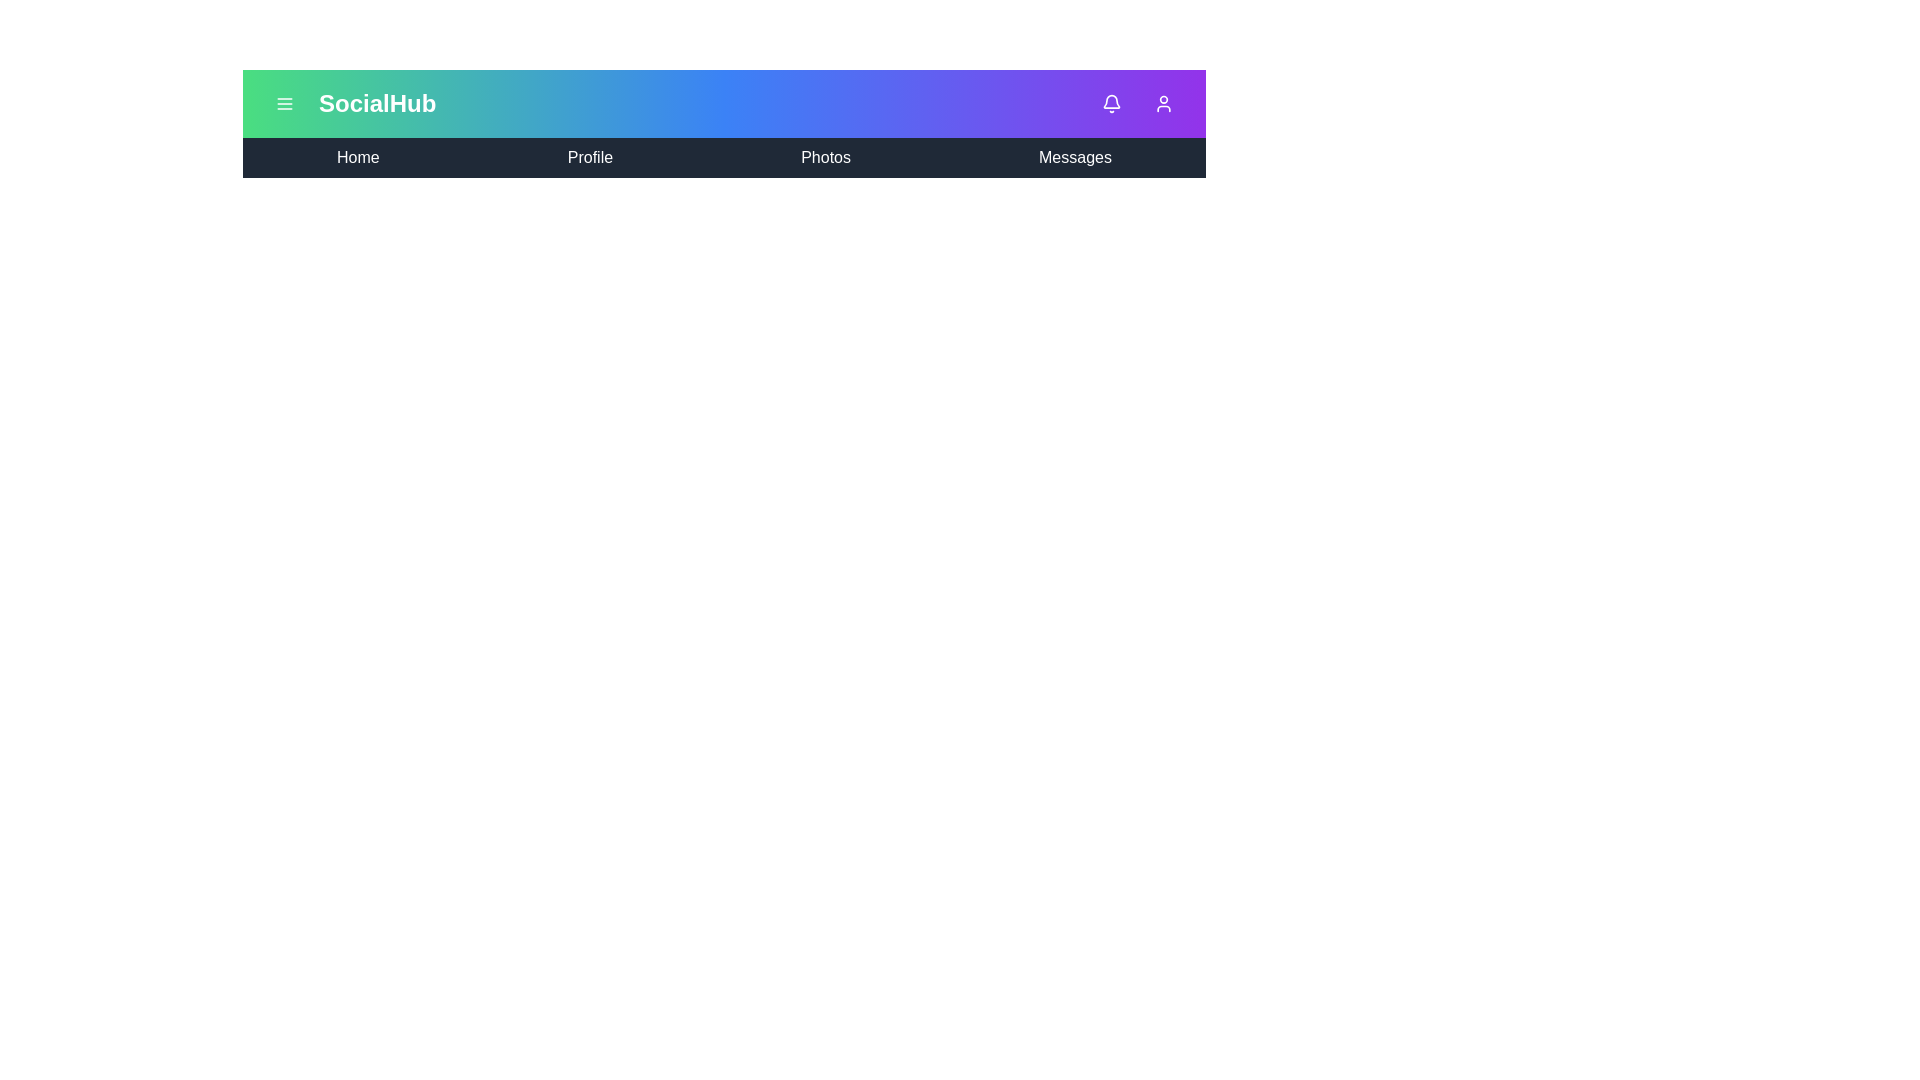 The width and height of the screenshot is (1920, 1080). Describe the element at coordinates (825, 157) in the screenshot. I see `the navigation item Photos to see the hover effect` at that location.